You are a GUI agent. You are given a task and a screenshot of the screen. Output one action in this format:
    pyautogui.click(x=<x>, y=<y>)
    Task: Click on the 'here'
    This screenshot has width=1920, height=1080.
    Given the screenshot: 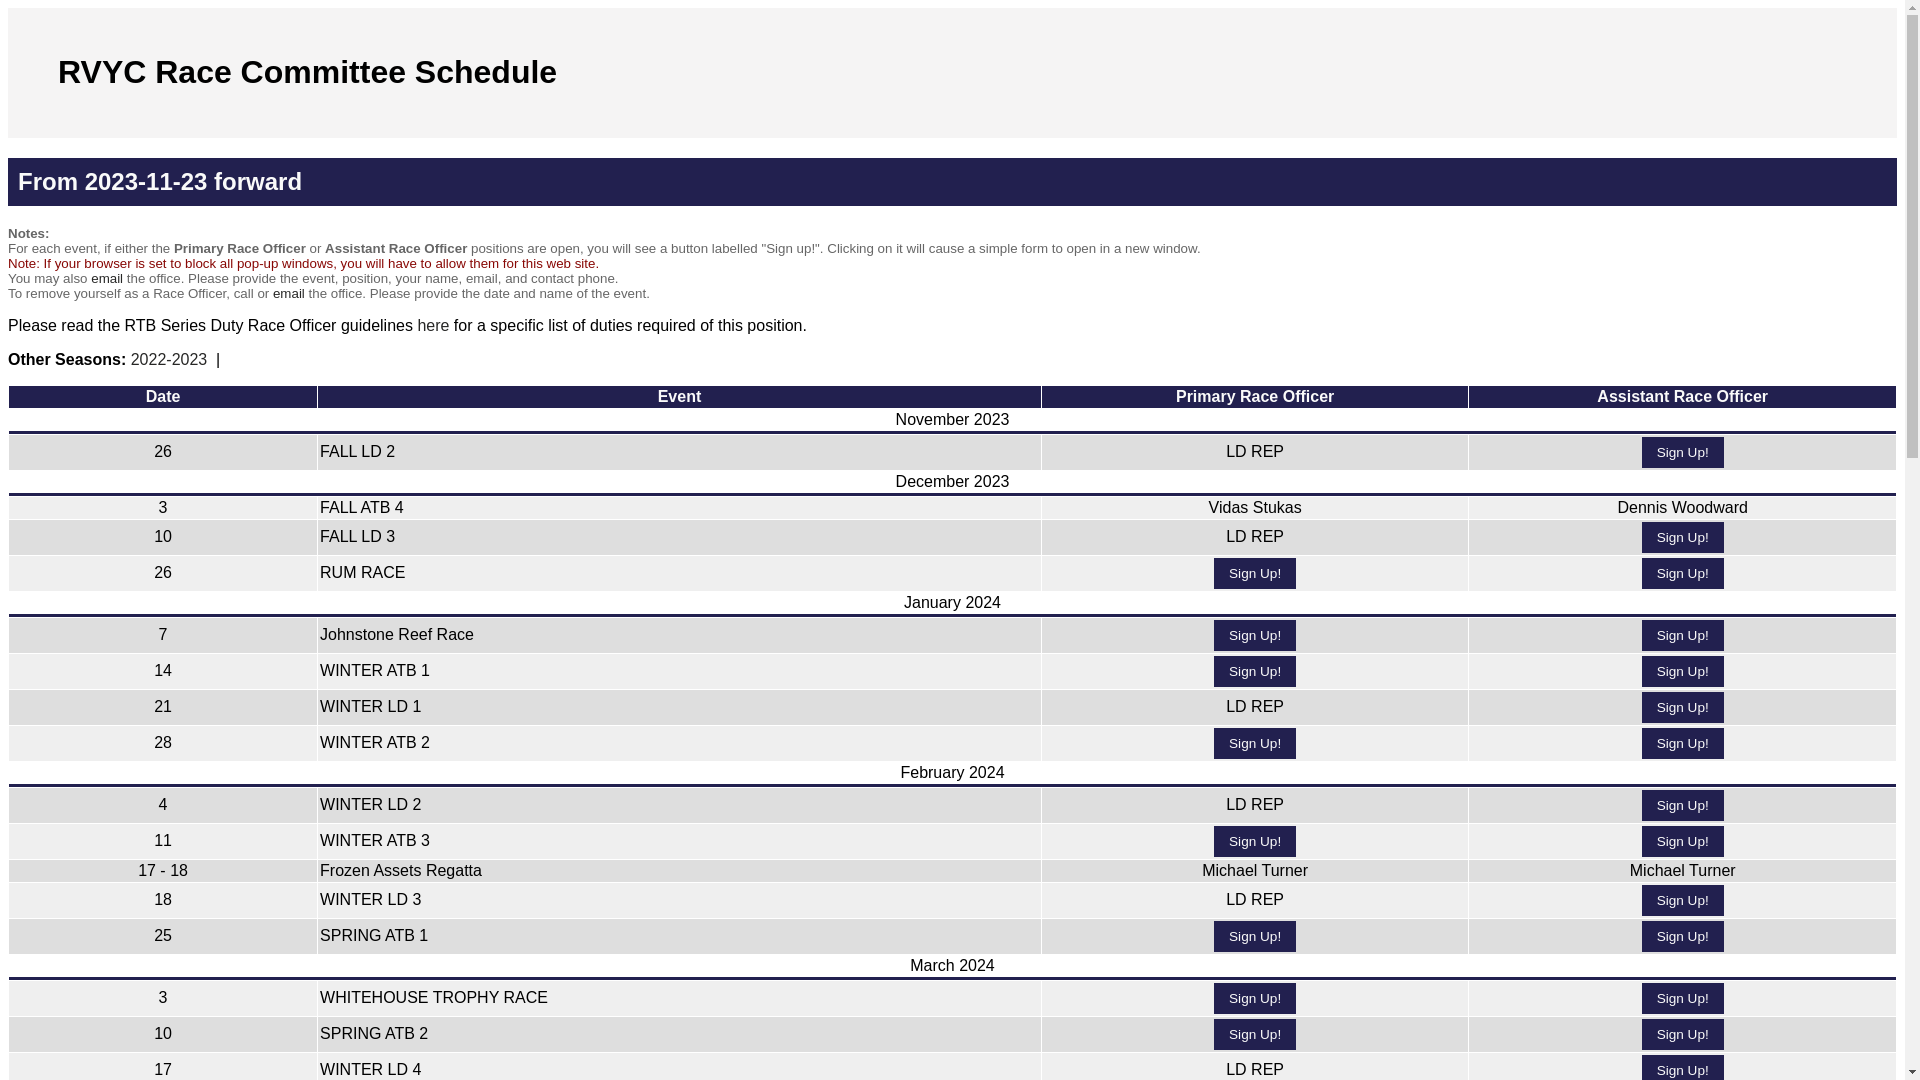 What is the action you would take?
    pyautogui.click(x=416, y=324)
    